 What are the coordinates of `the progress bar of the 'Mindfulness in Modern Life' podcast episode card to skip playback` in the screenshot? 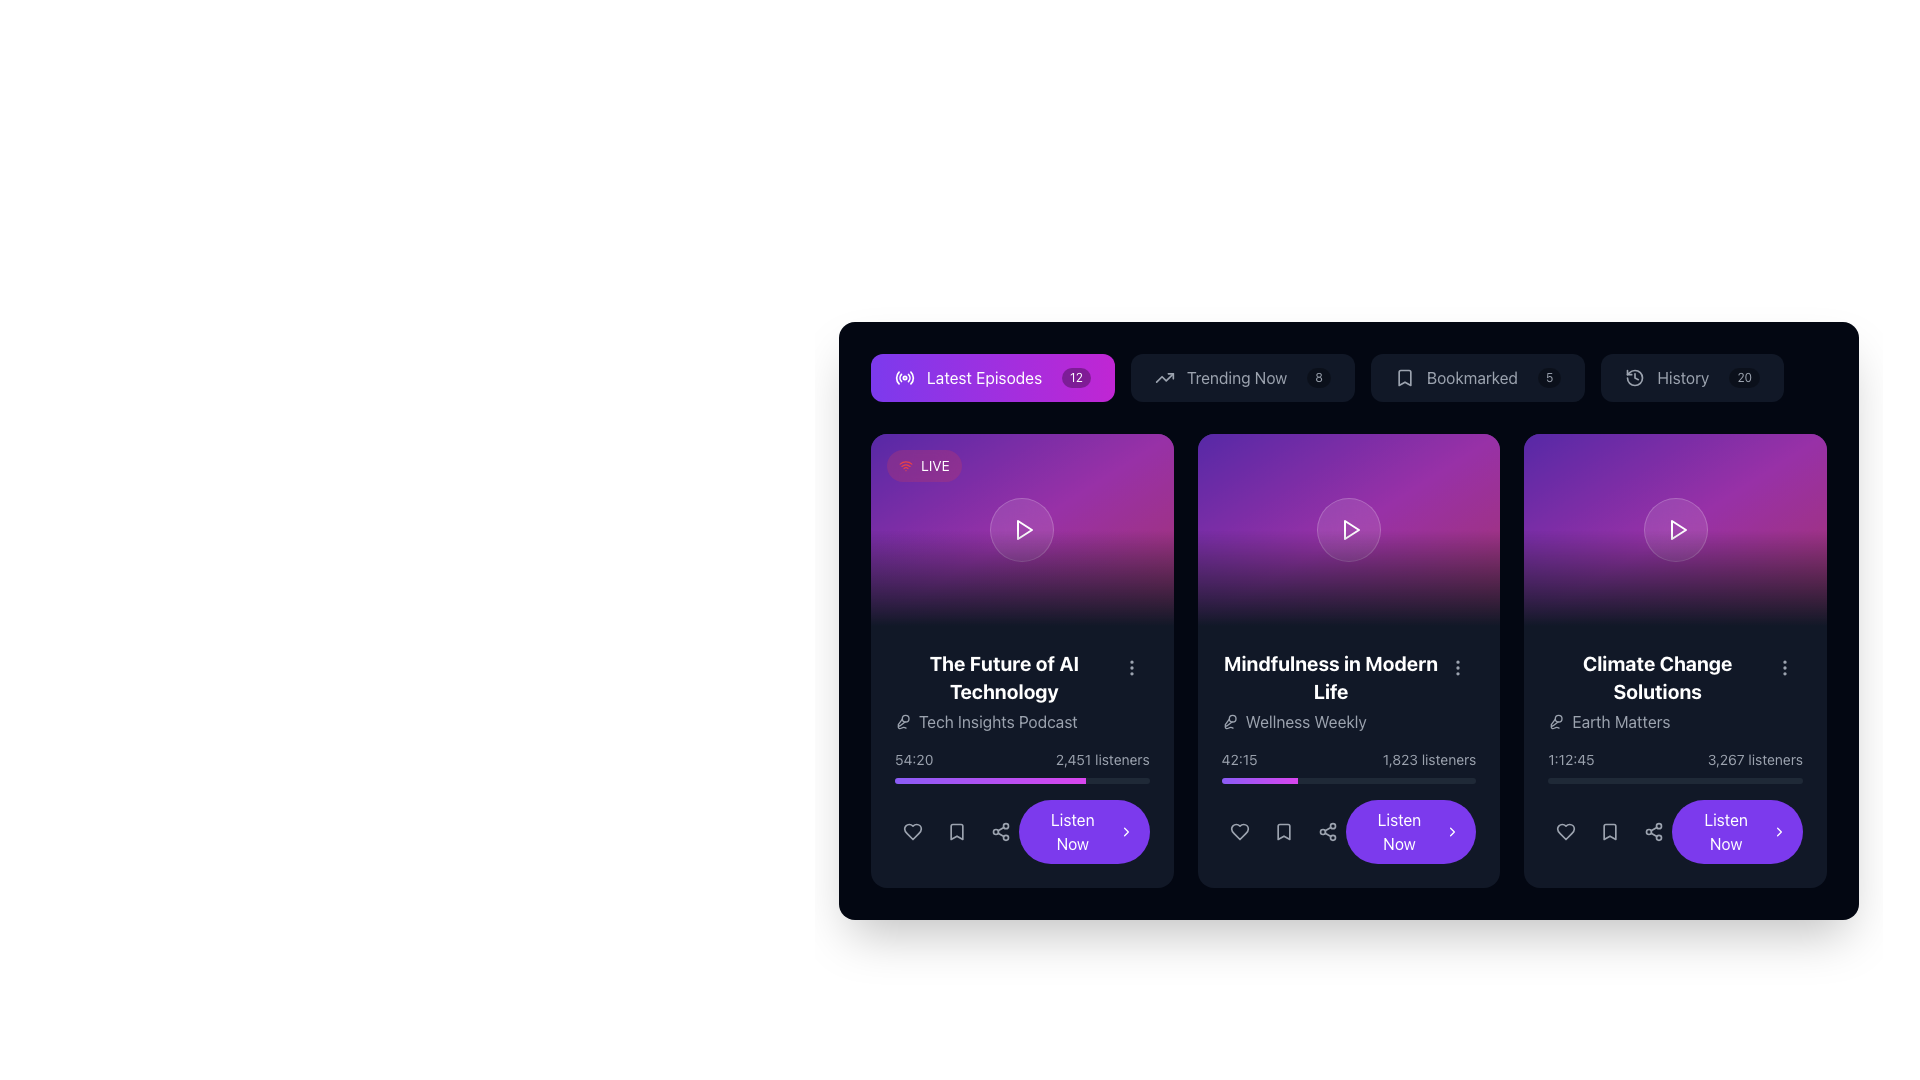 It's located at (1348, 756).